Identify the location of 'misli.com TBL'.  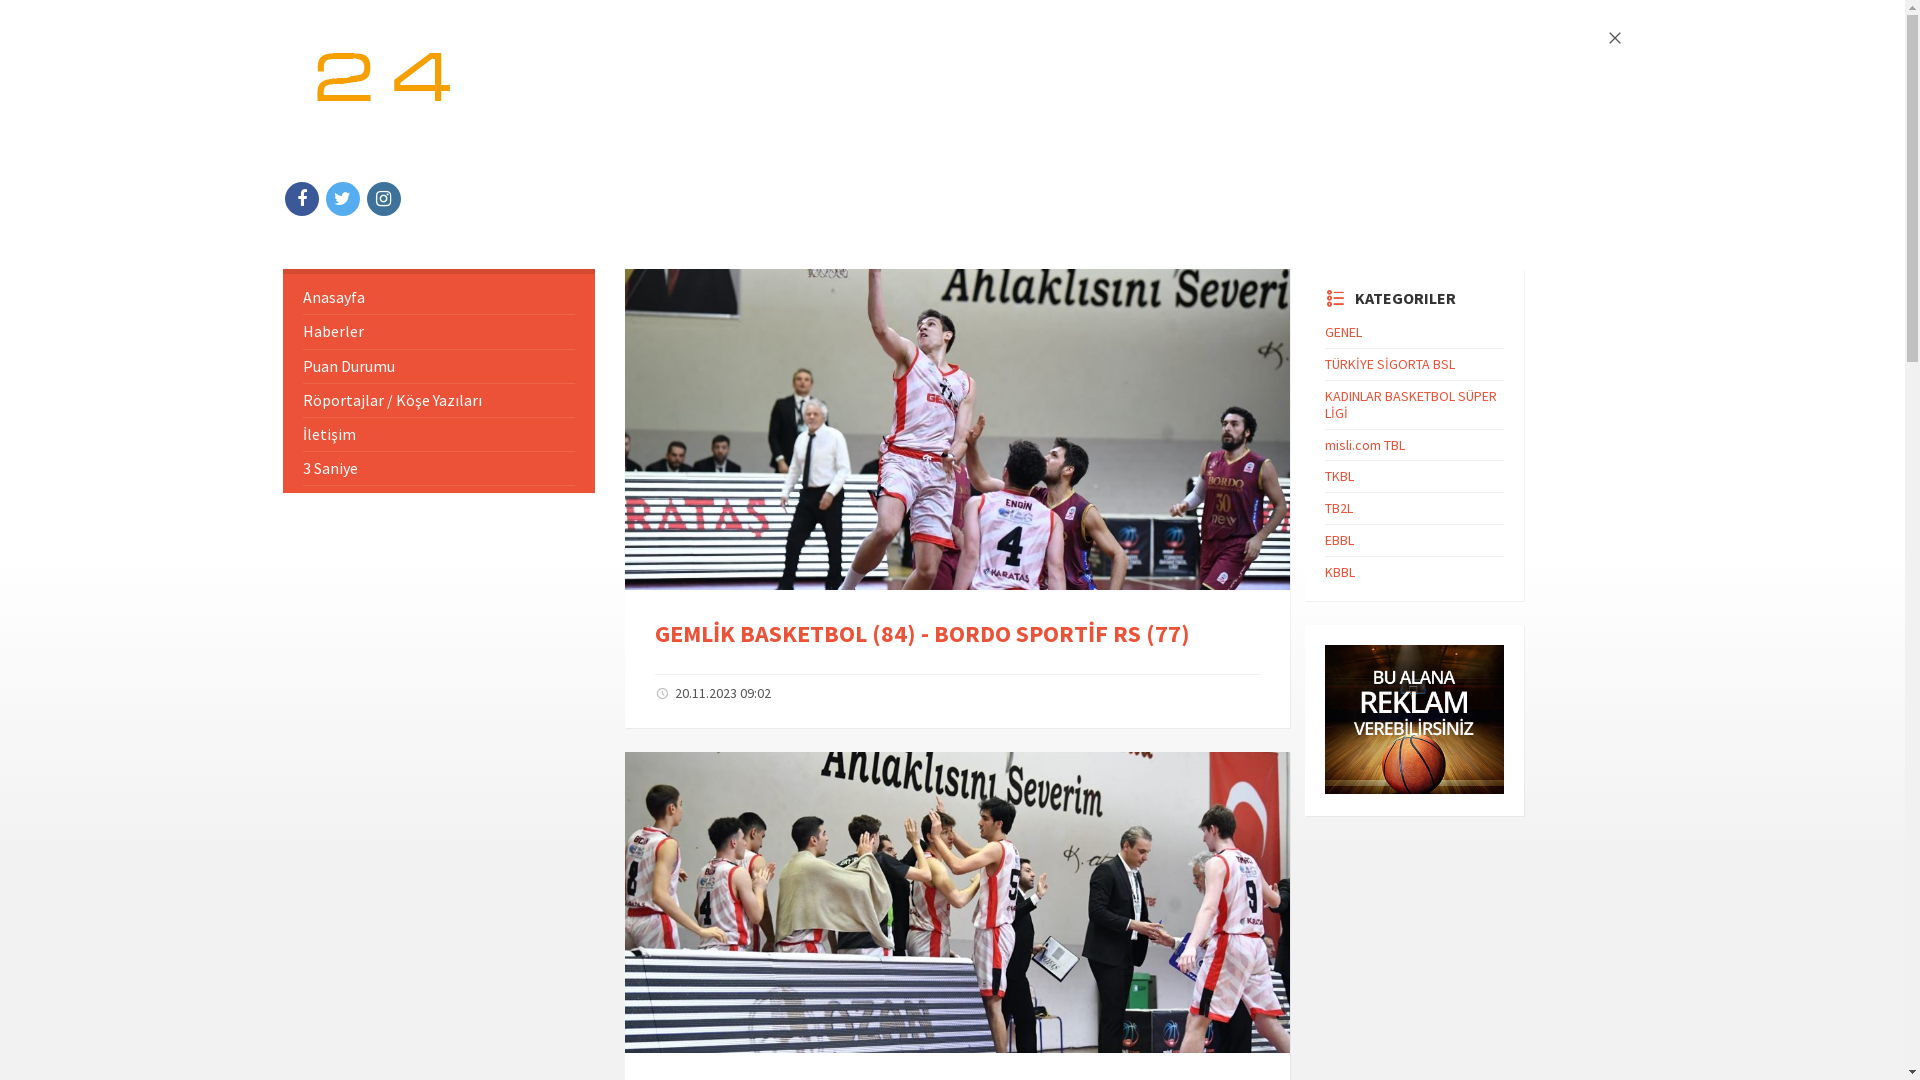
(1363, 443).